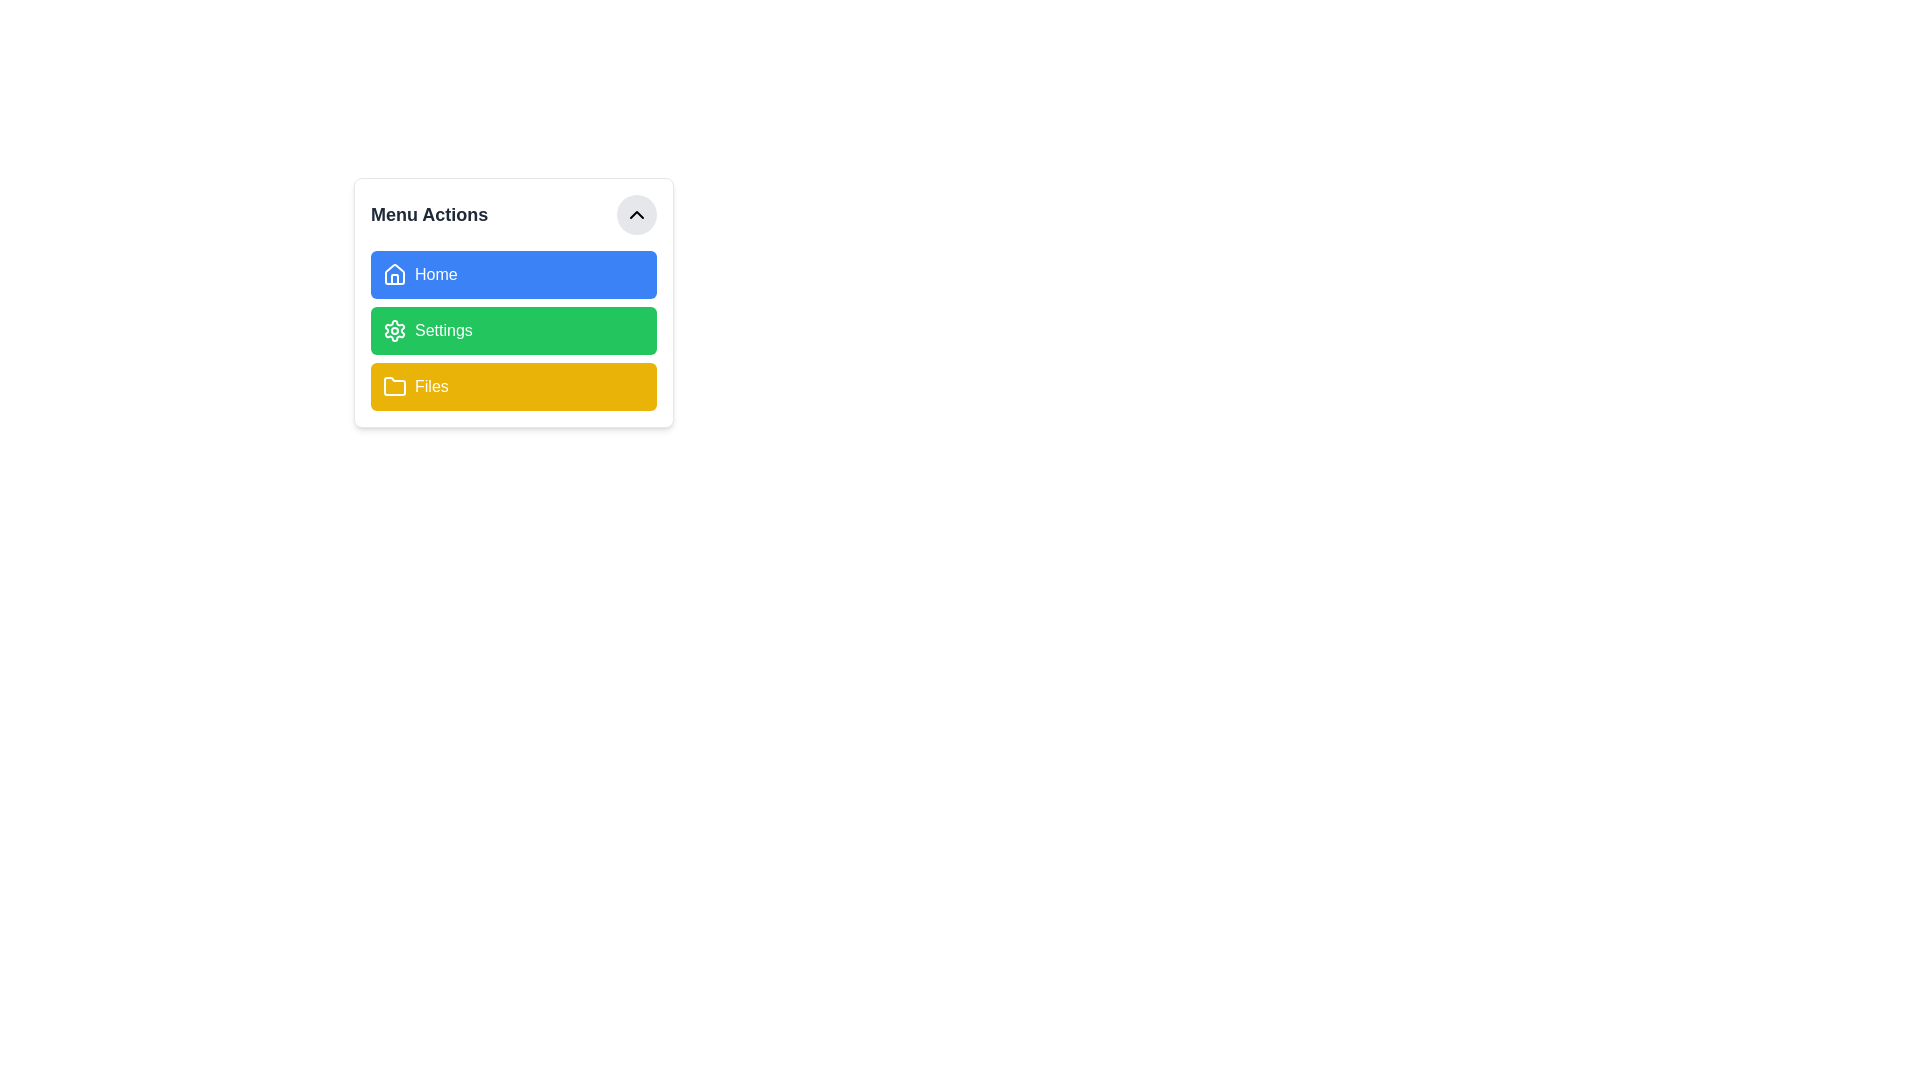 The width and height of the screenshot is (1920, 1080). What do you see at coordinates (513, 330) in the screenshot?
I see `the settings button located in the middle of a vertical list of three buttons, positioned below the 'Home' button and above the 'Files' button, for keyboard navigation` at bounding box center [513, 330].